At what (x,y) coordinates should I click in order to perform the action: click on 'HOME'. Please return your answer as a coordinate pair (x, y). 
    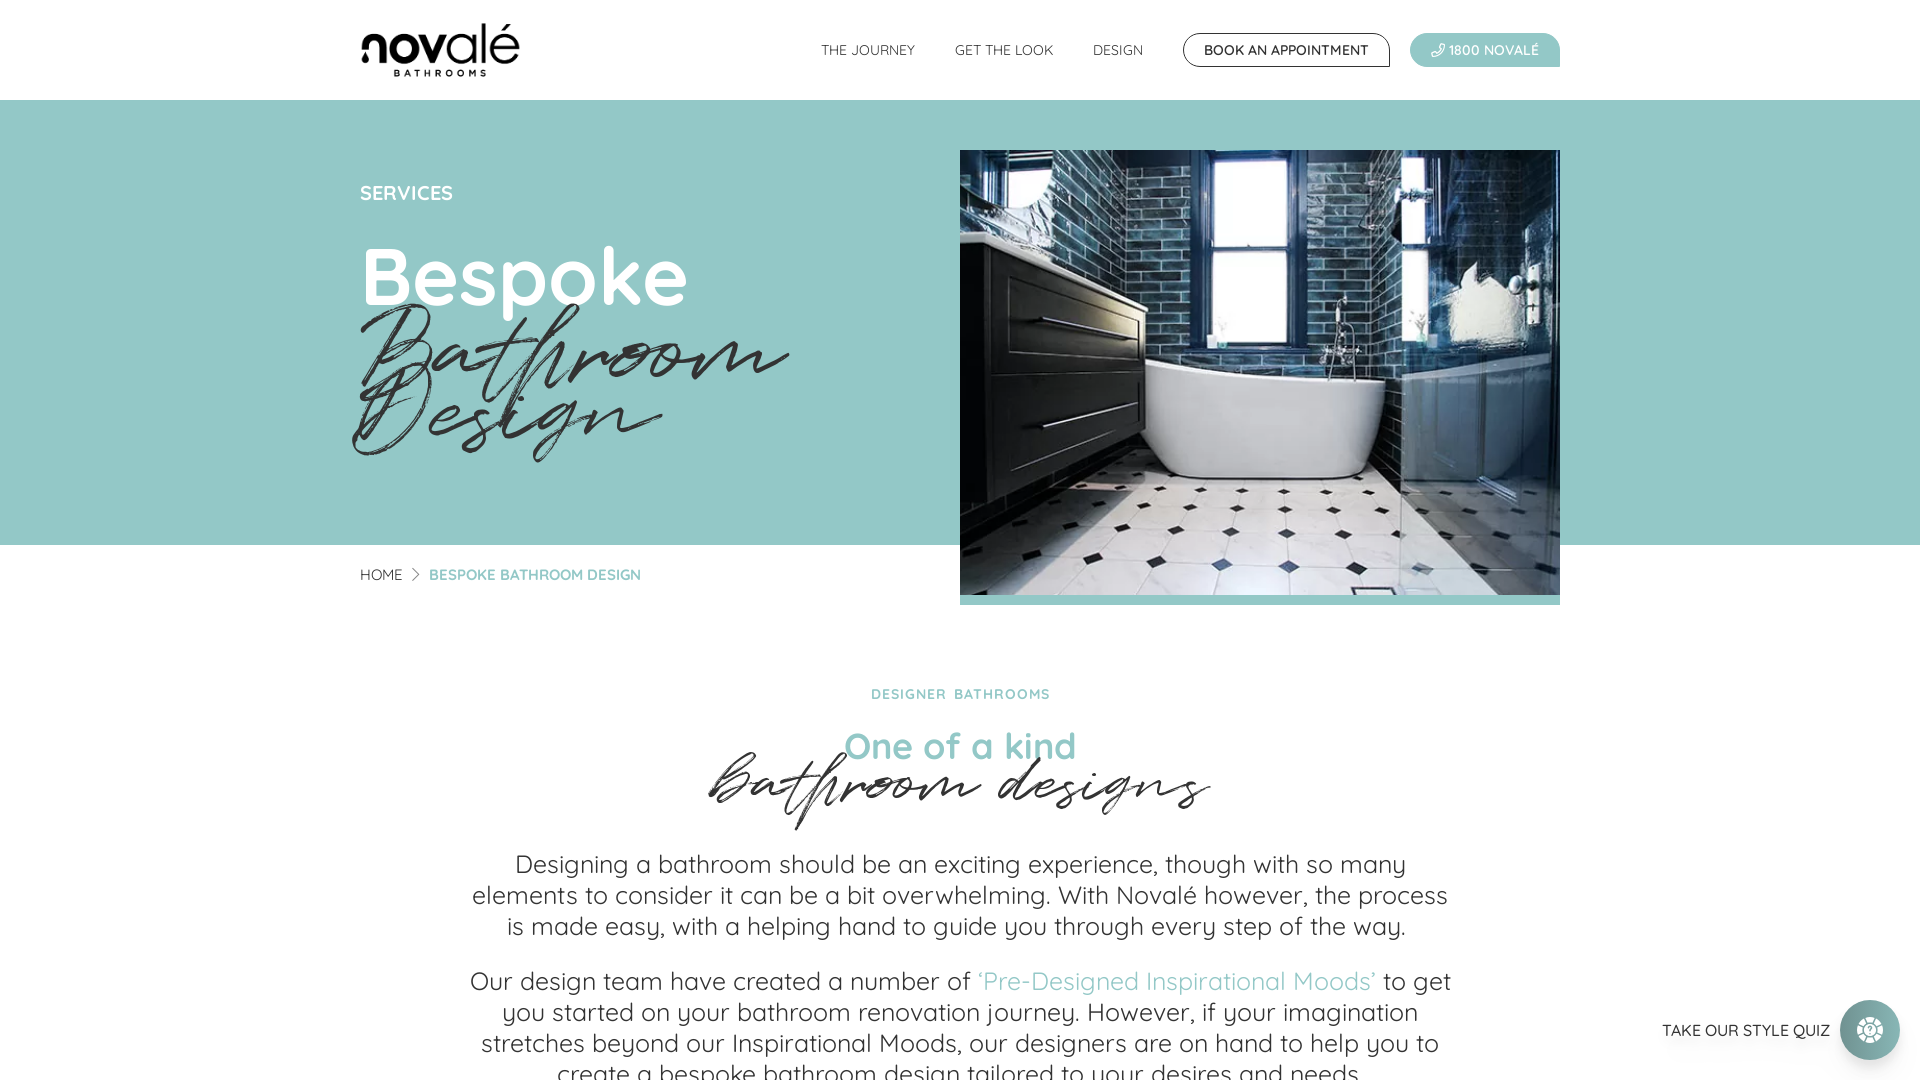
    Looking at the image, I should click on (381, 574).